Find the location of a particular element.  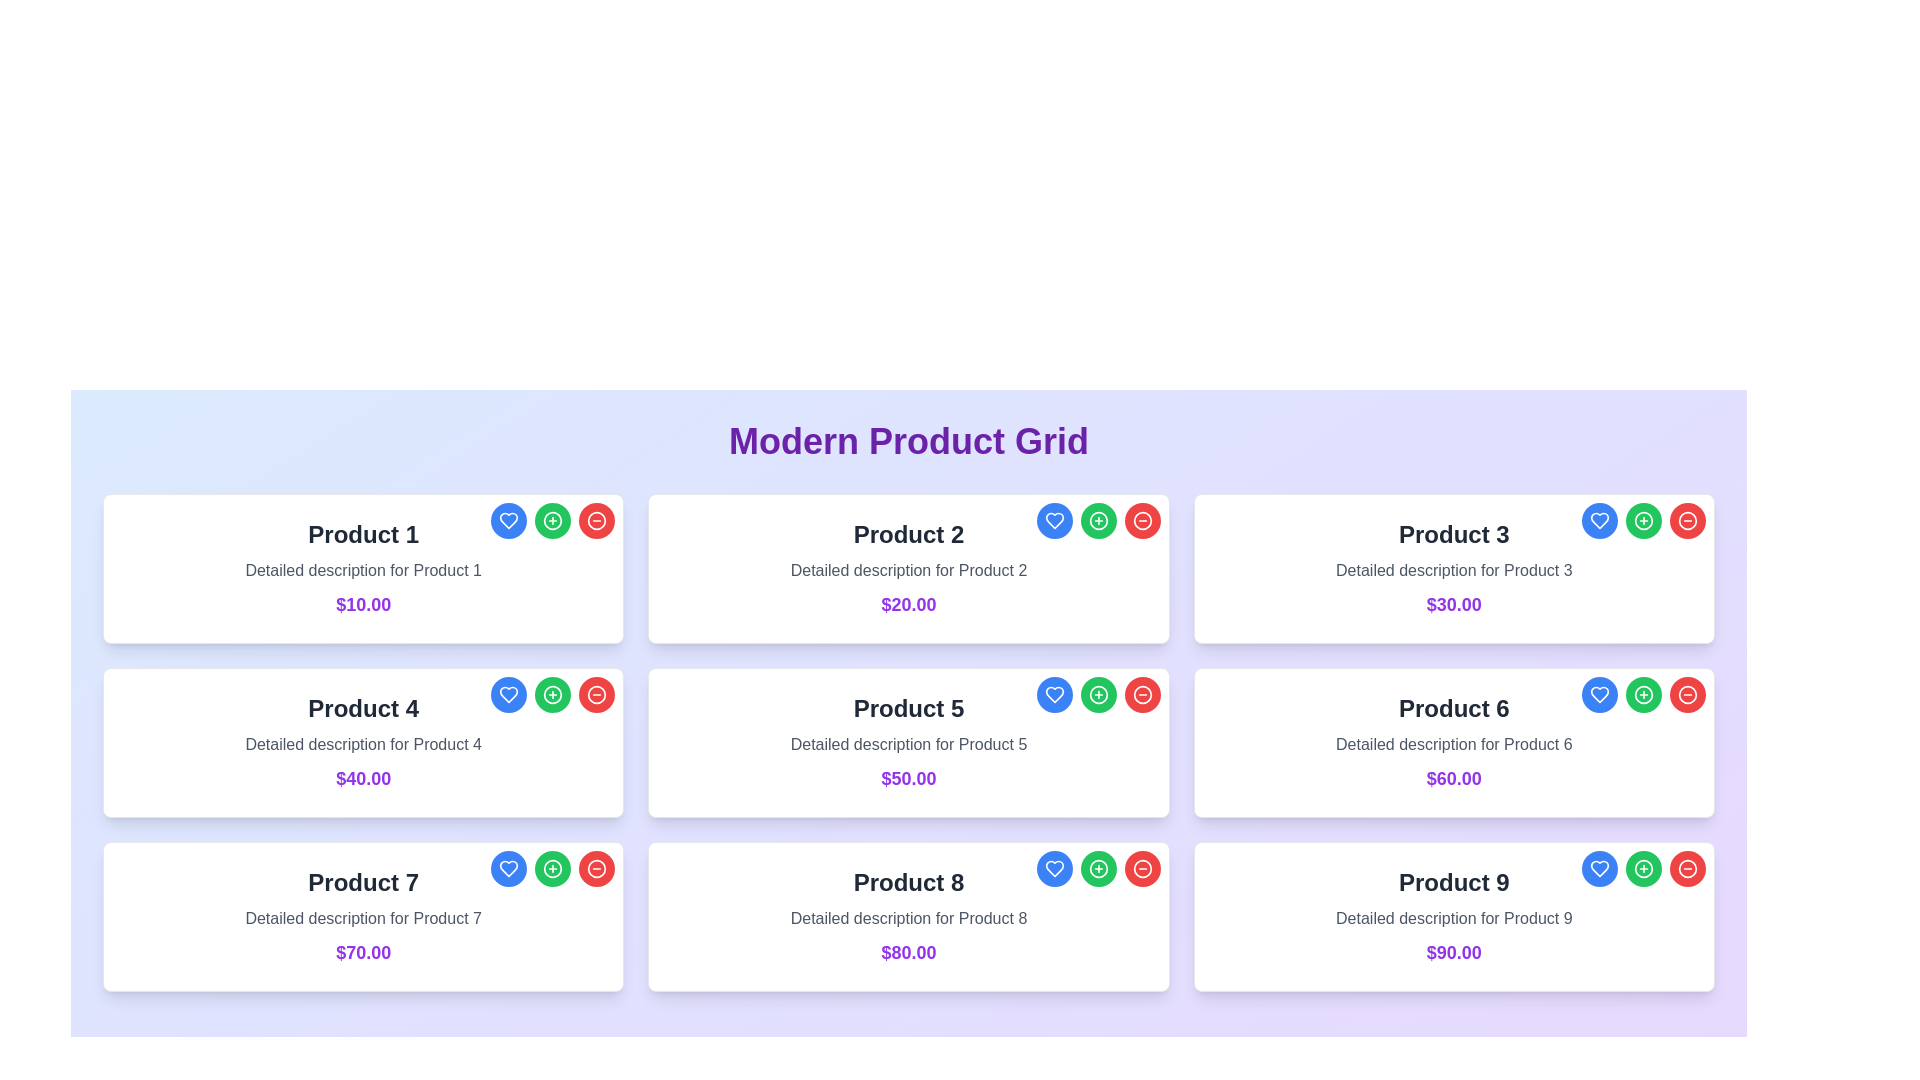

the heart-shaped icon with a blue outline located in the top-left corner of the button group associated with 'Product 7' is located at coordinates (509, 867).